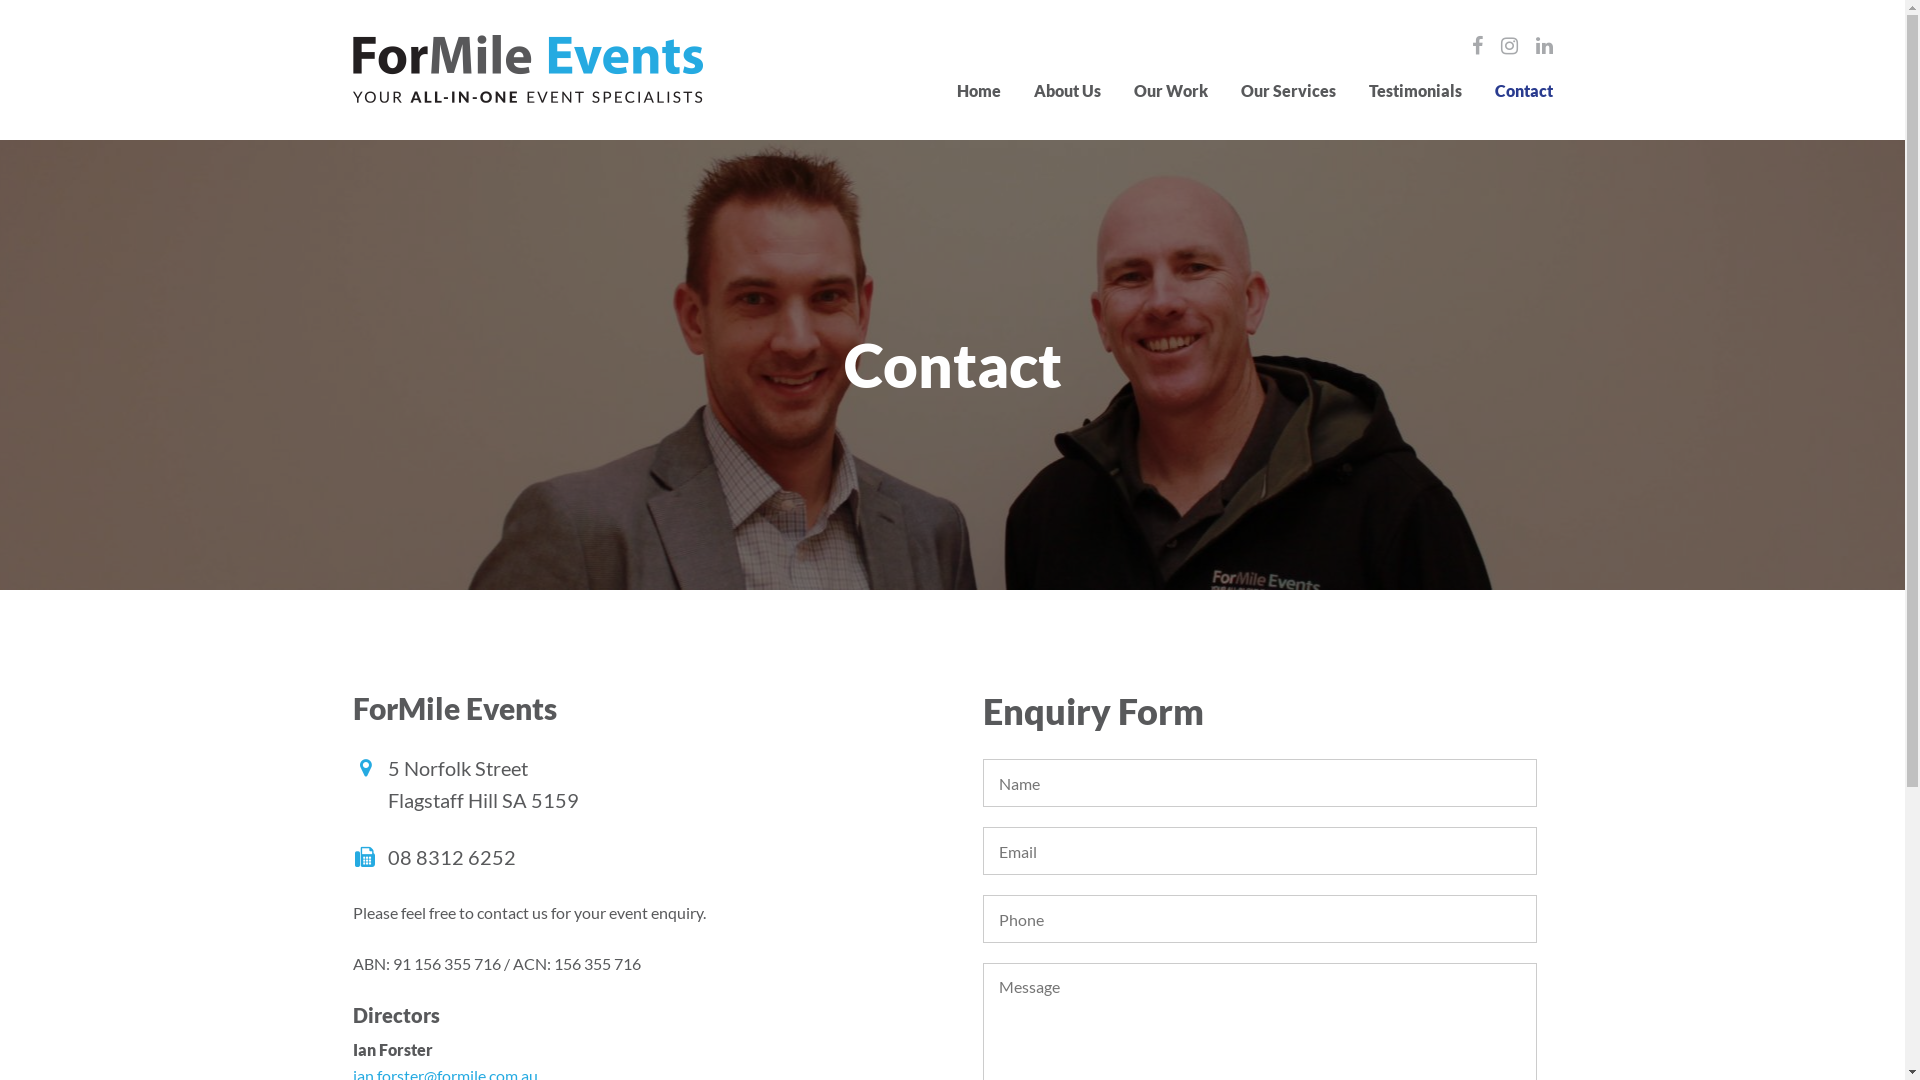 The height and width of the screenshot is (1080, 1920). I want to click on 'About Us', so click(1066, 90).